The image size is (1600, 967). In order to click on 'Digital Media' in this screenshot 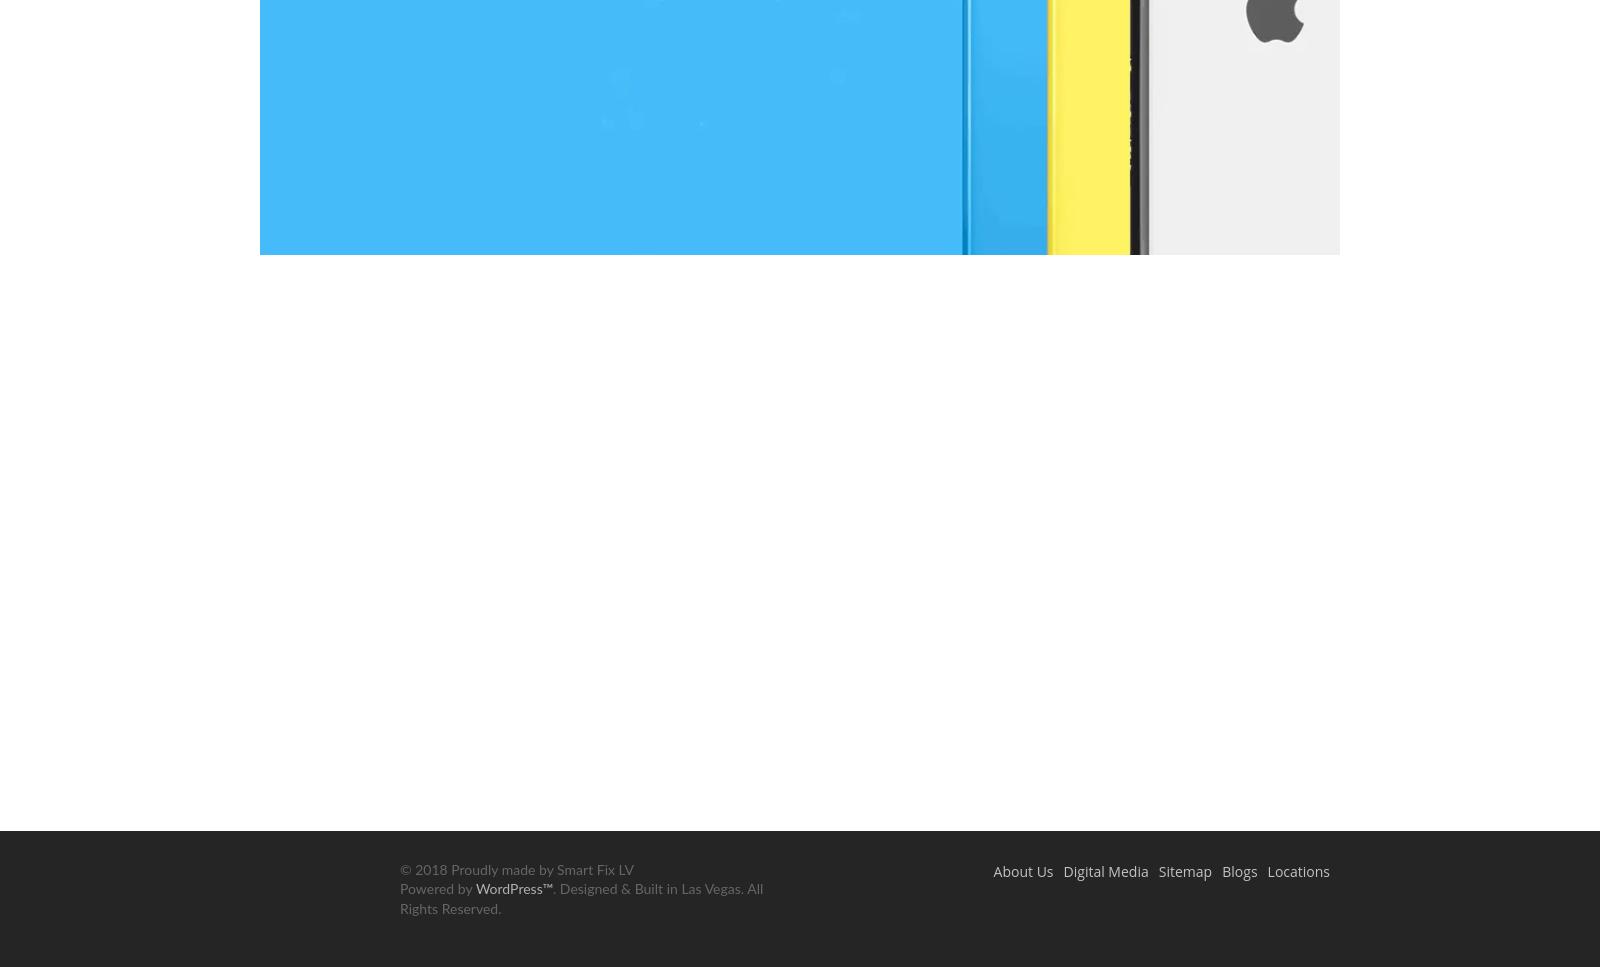, I will do `click(1063, 869)`.